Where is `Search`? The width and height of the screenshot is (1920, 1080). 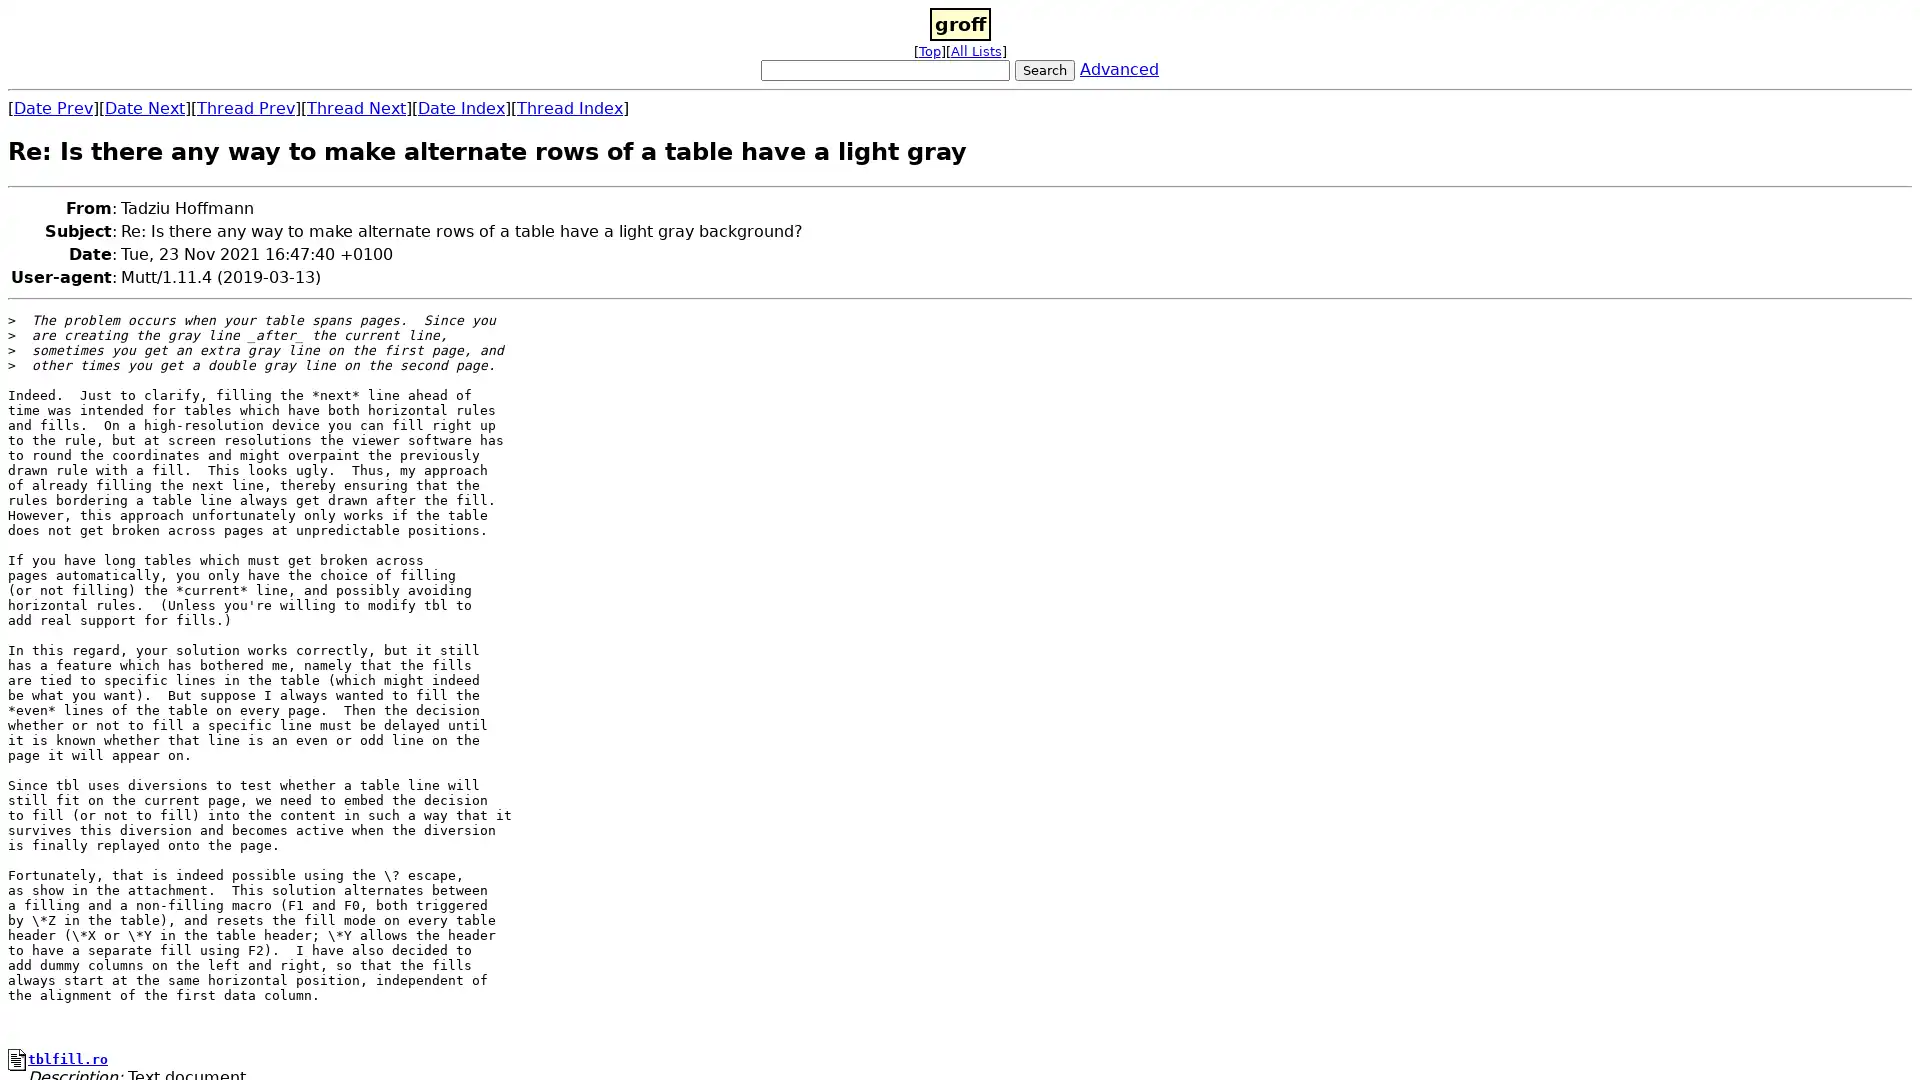
Search is located at coordinates (1044, 69).